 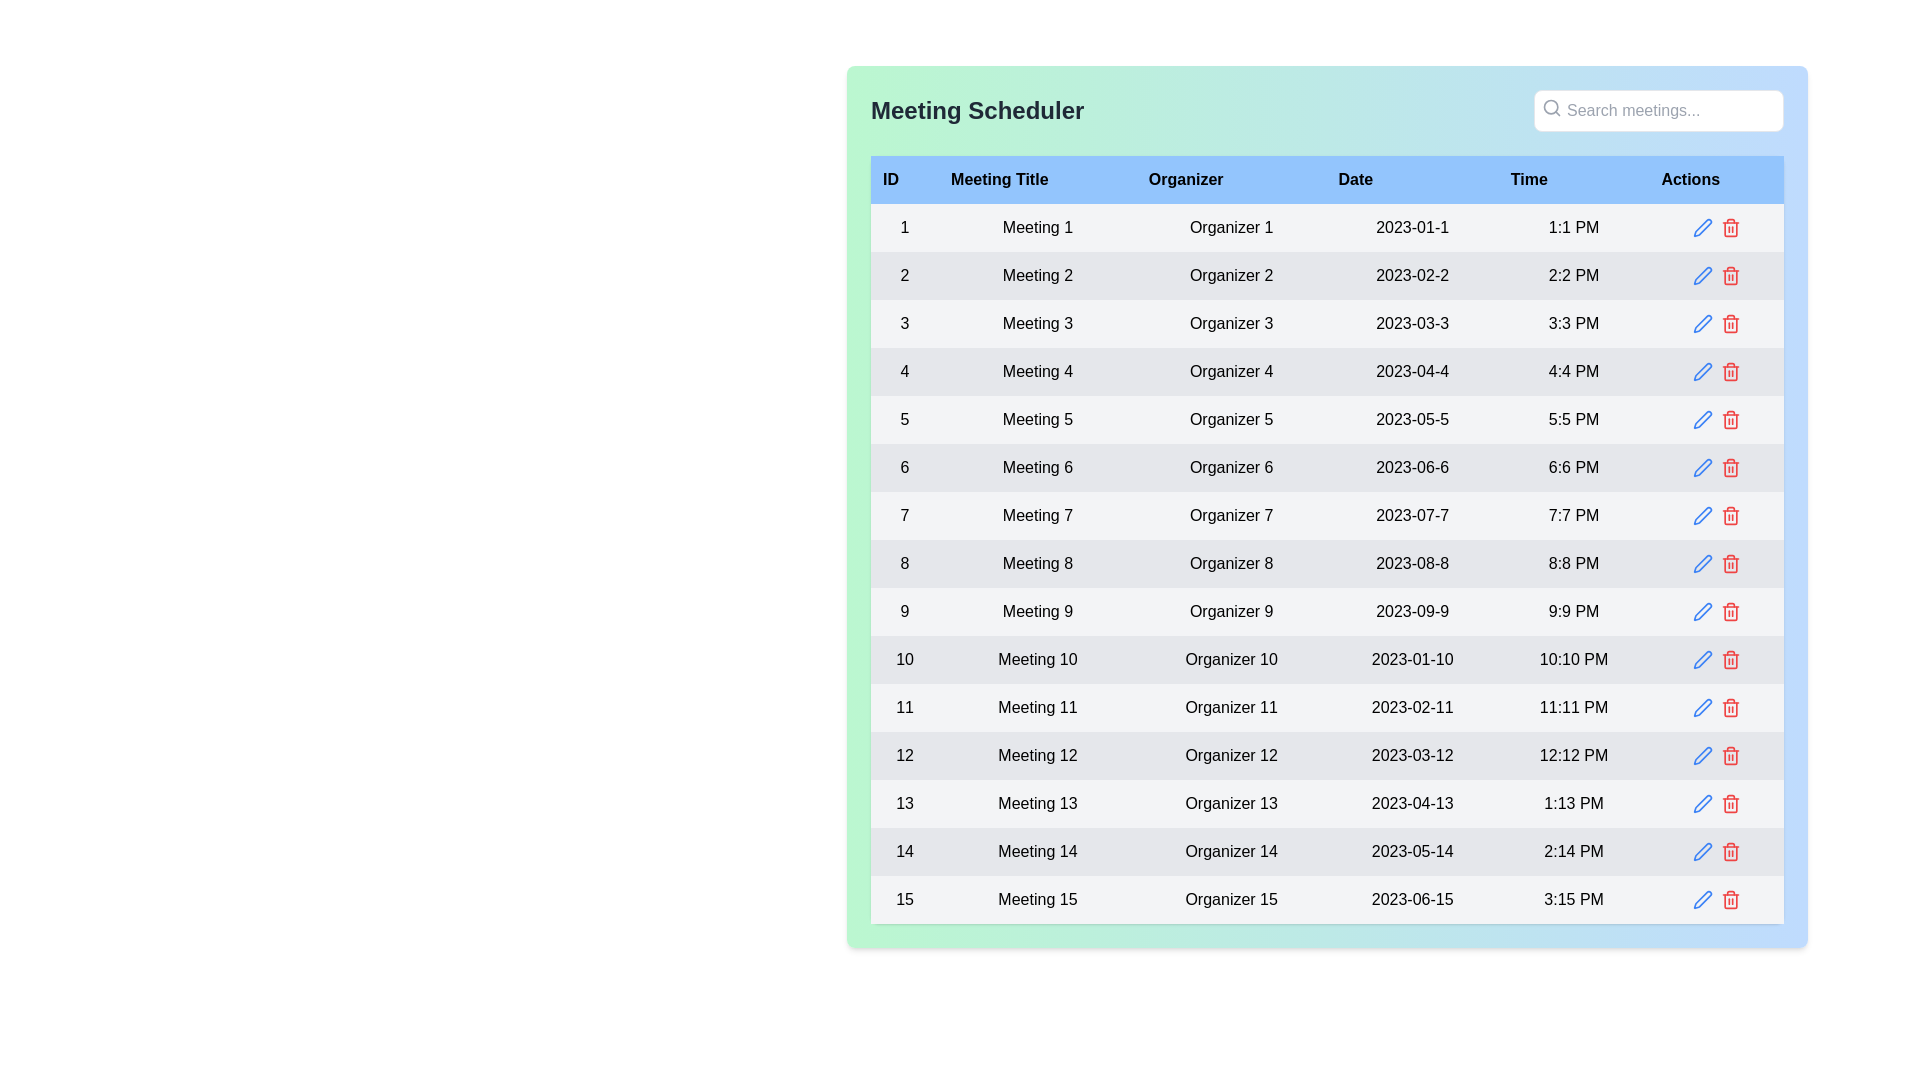 I want to click on the edit icon (pencil) in the Actions column of the last row for 'Meeting 7', so click(x=1715, y=515).